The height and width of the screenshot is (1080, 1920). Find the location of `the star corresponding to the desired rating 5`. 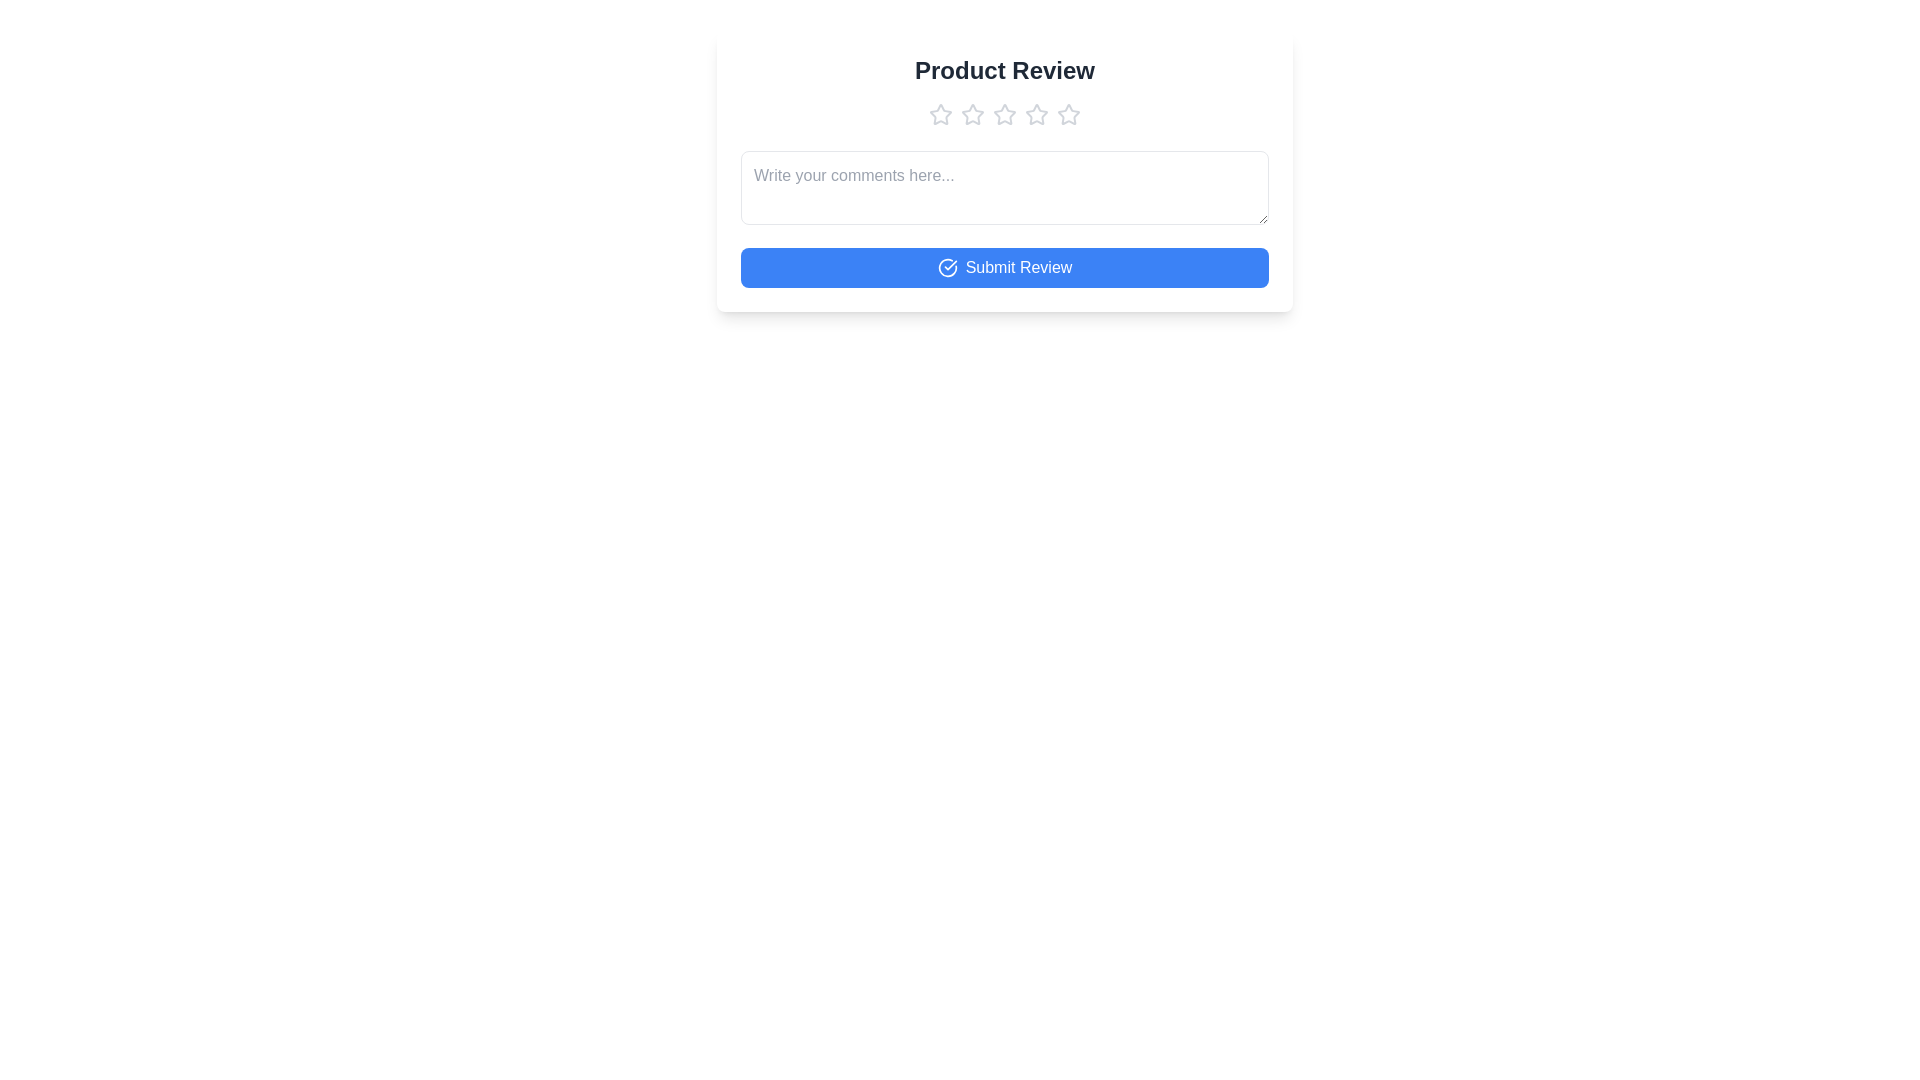

the star corresponding to the desired rating 5 is located at coordinates (1068, 115).